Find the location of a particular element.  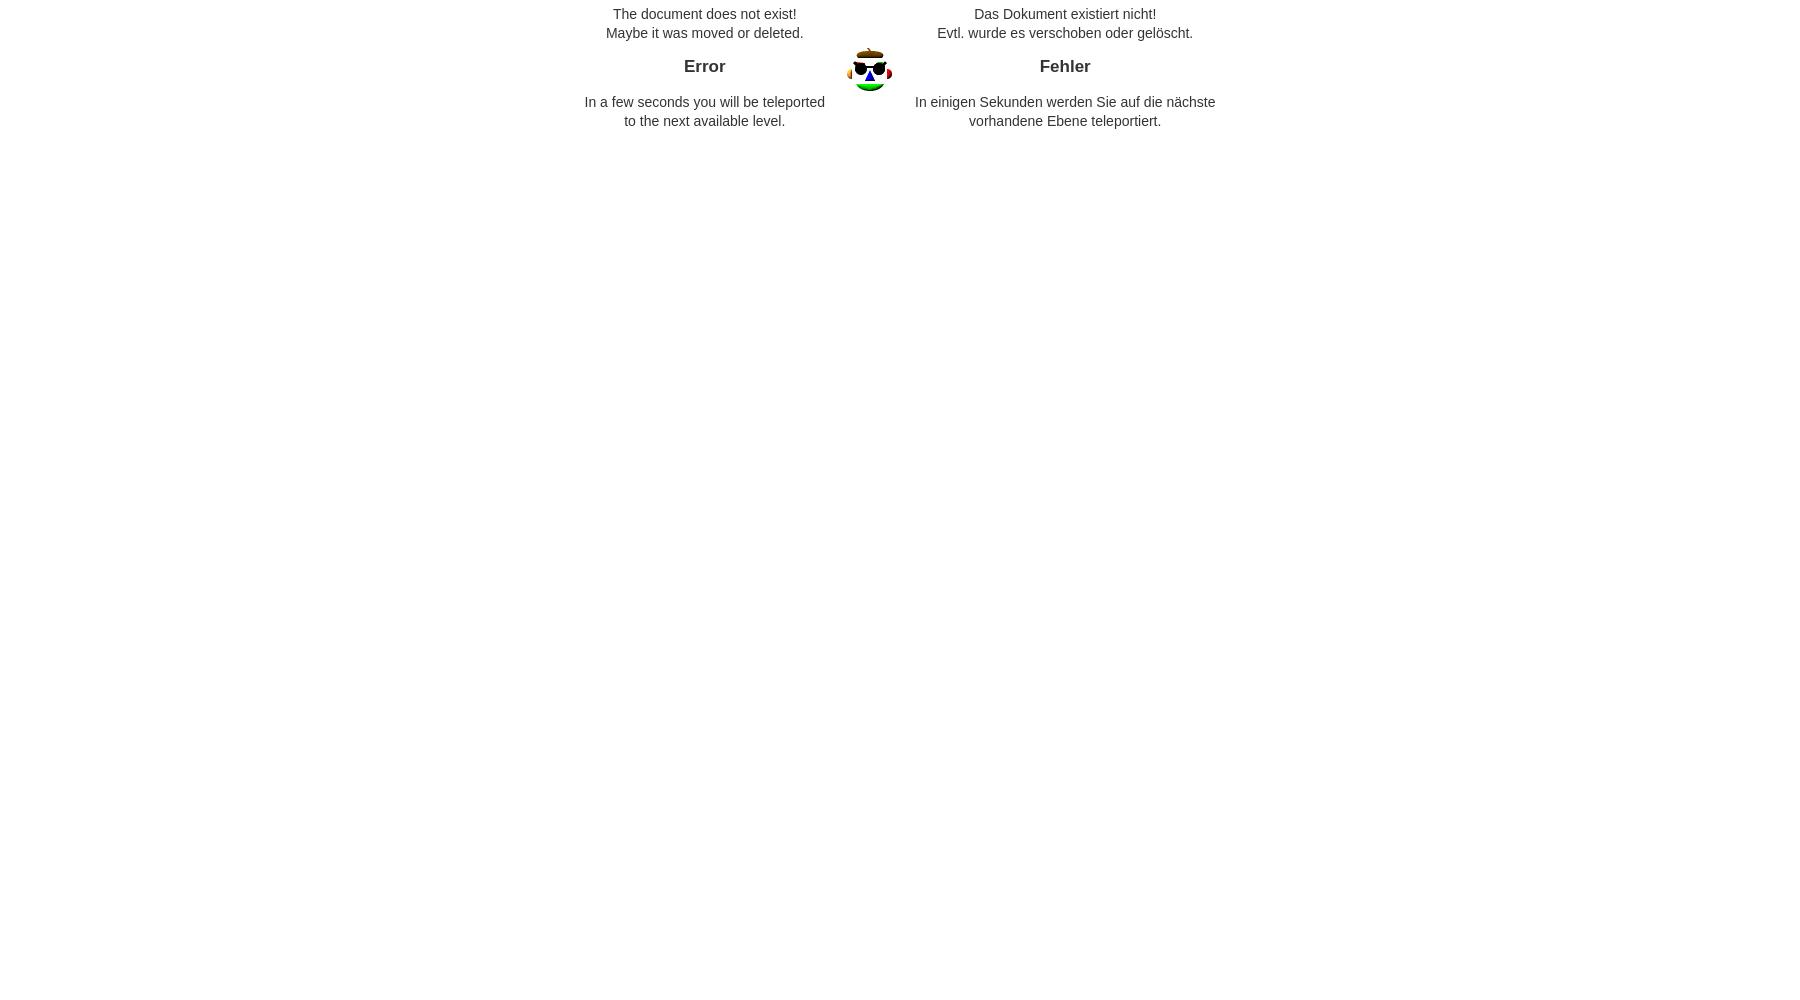

'to the next available level.' is located at coordinates (624, 119).